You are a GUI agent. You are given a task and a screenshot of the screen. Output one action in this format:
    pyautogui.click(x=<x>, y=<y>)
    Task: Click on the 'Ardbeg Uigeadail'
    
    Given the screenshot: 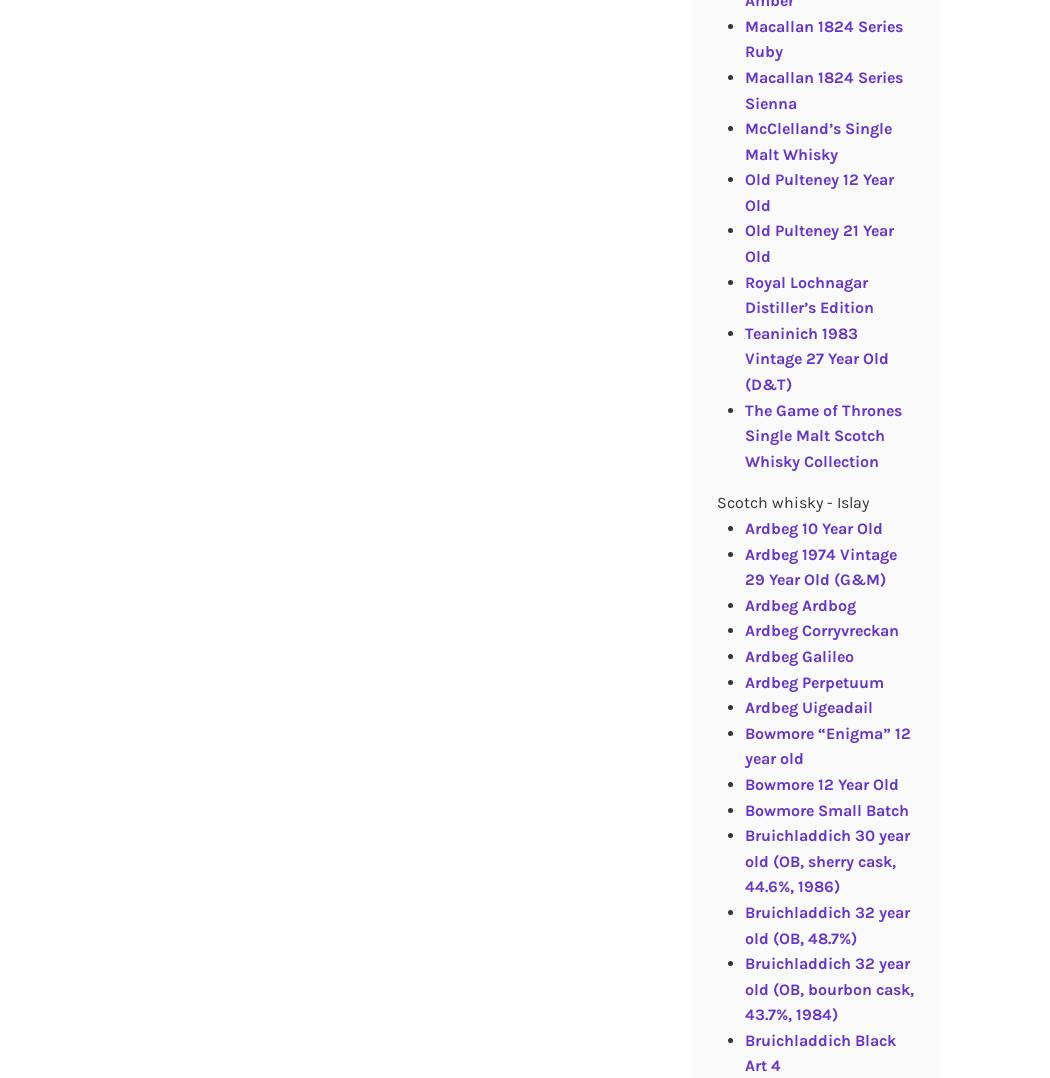 What is the action you would take?
    pyautogui.click(x=806, y=706)
    